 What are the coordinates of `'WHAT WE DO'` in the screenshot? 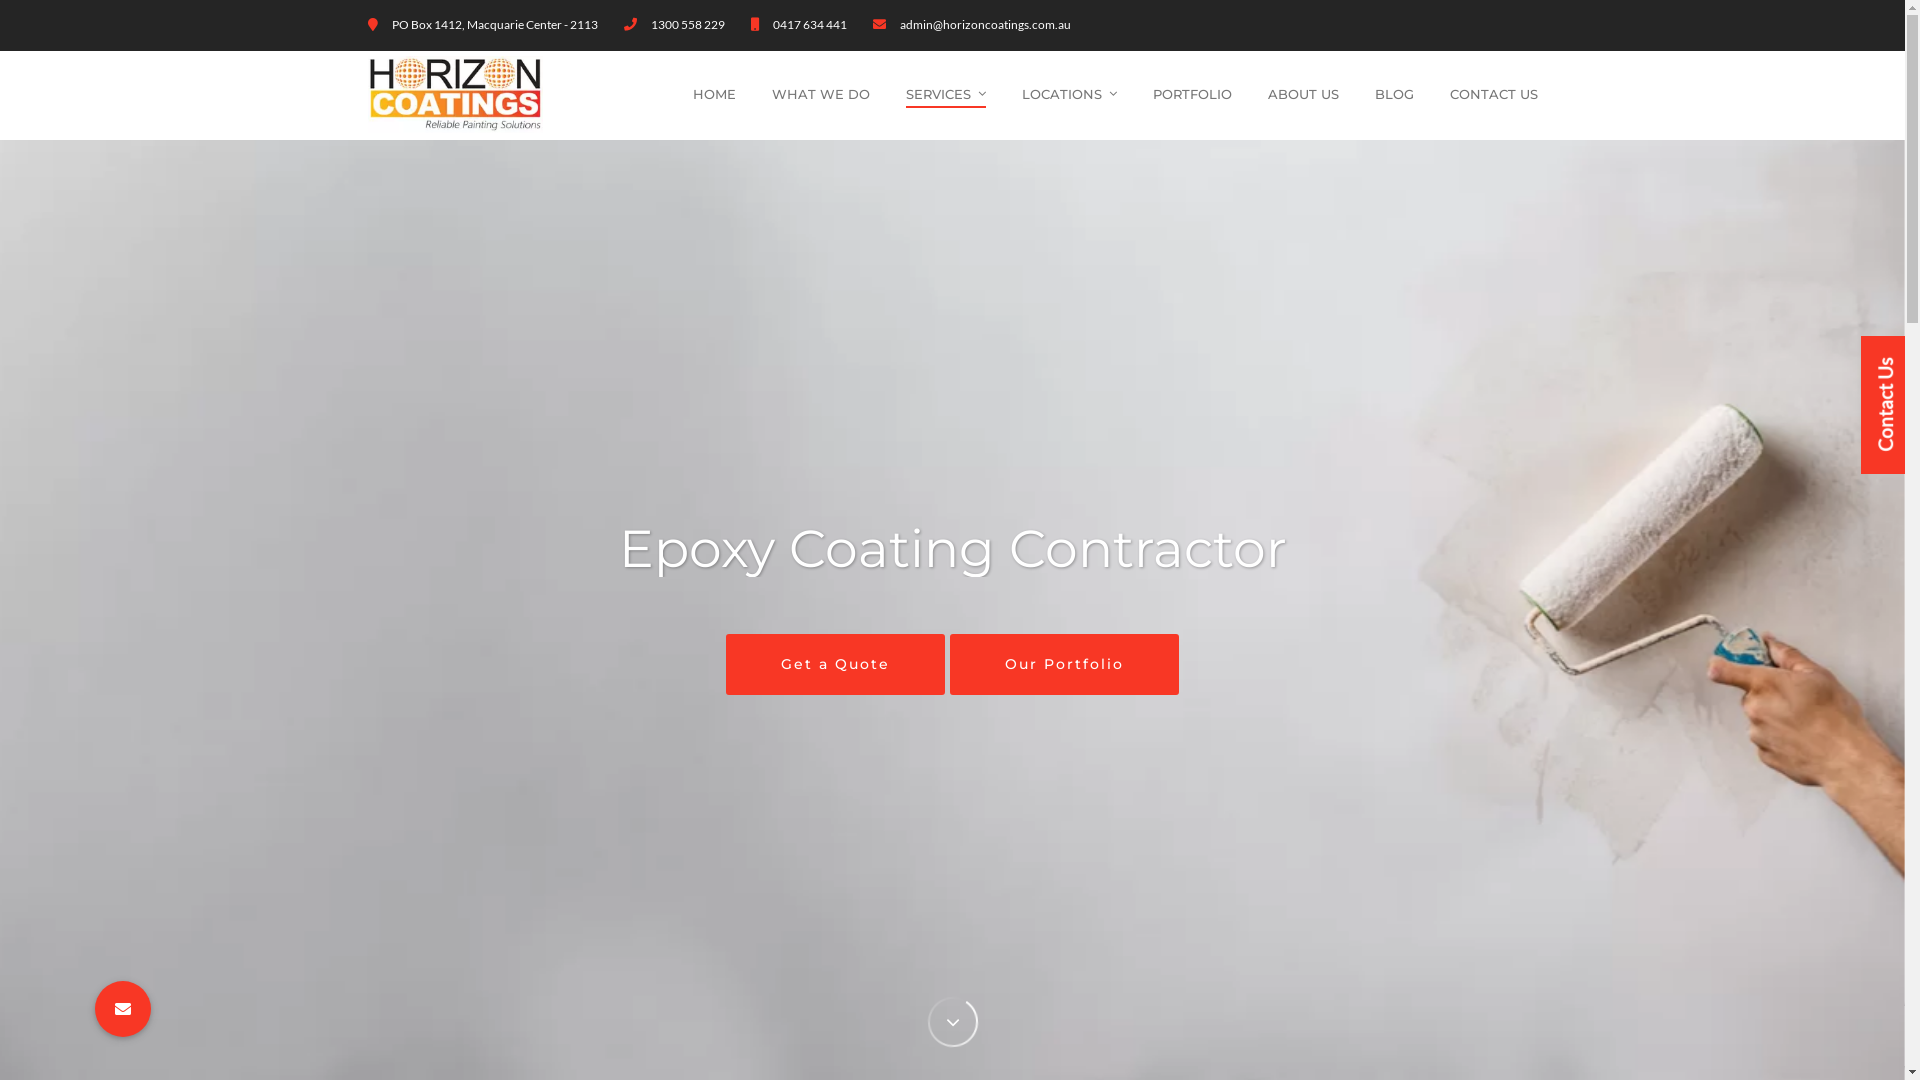 It's located at (820, 93).